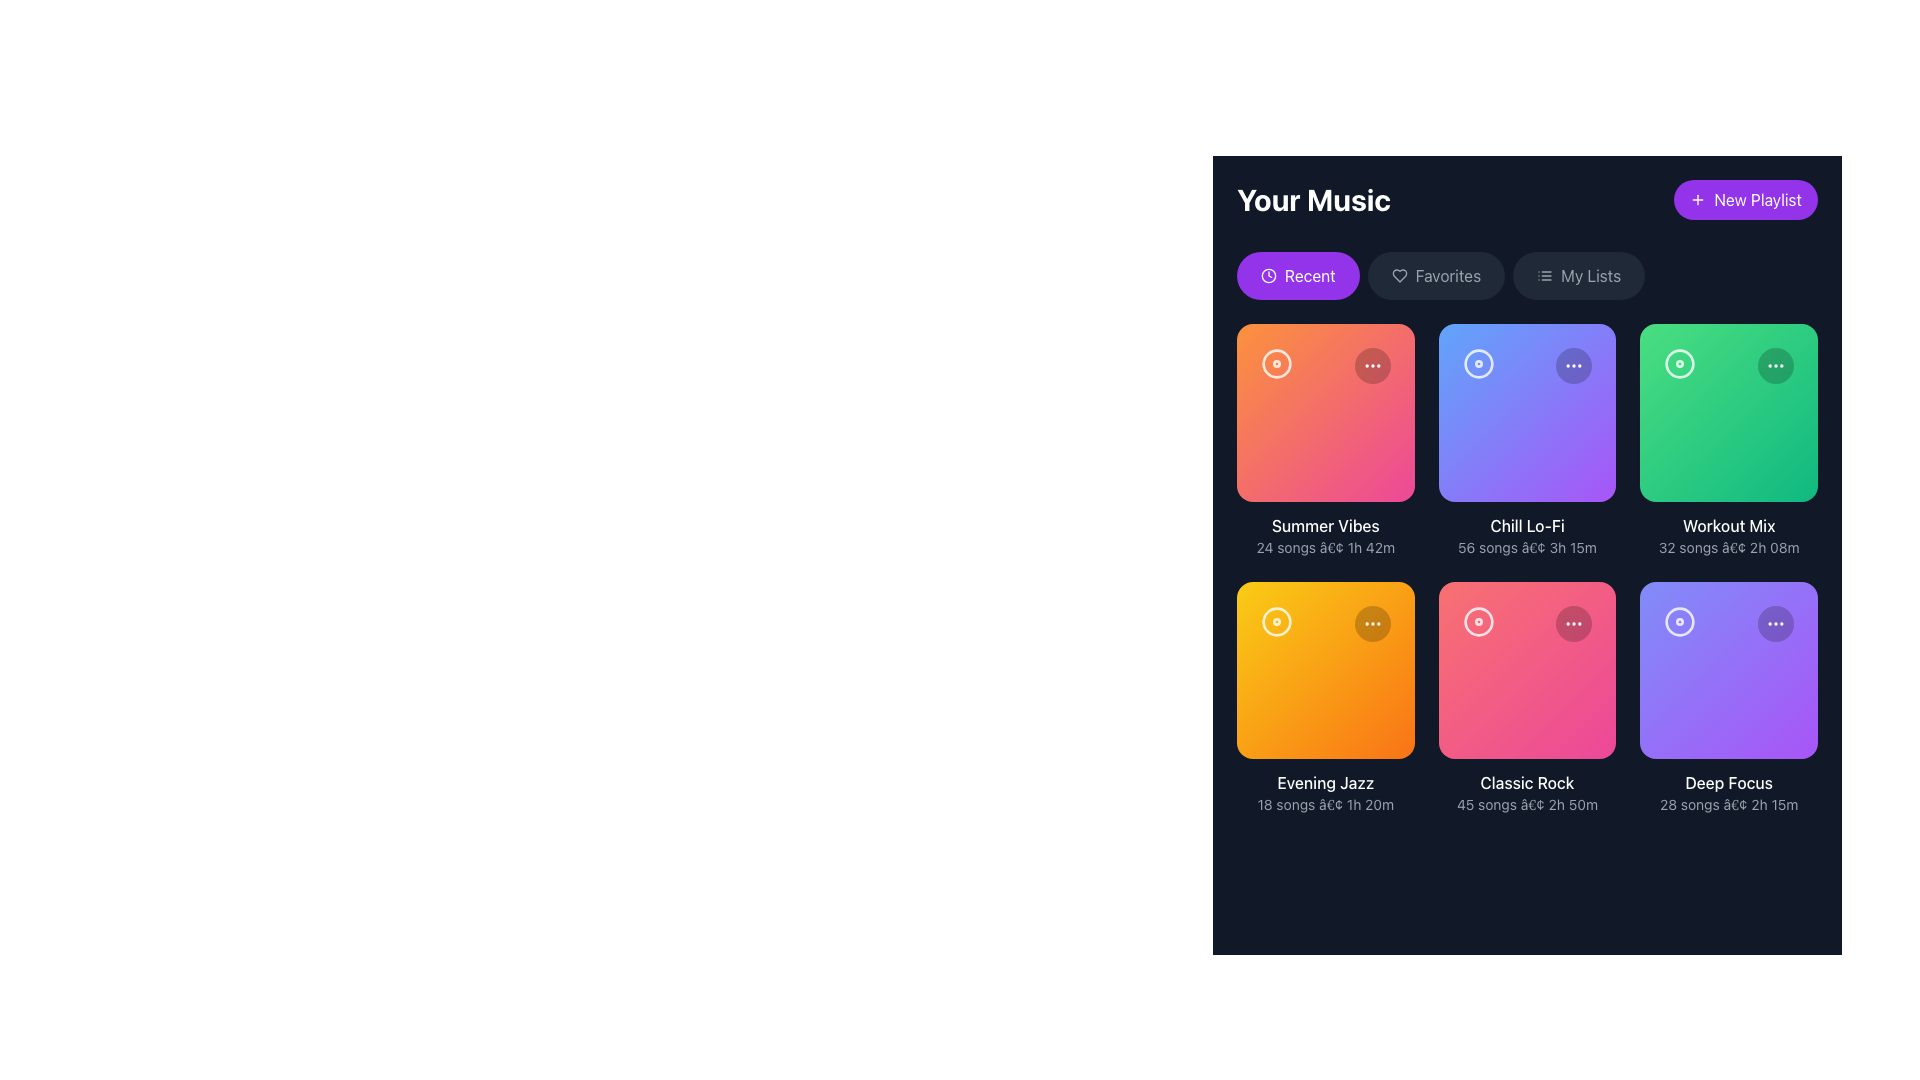 The width and height of the screenshot is (1920, 1080). What do you see at coordinates (1728, 792) in the screenshot?
I see `the Text Label displaying 'Deep Focus' with the description '28 songs • 2h 15m', located in the bottom-right cell of a six-item grid layout` at bounding box center [1728, 792].